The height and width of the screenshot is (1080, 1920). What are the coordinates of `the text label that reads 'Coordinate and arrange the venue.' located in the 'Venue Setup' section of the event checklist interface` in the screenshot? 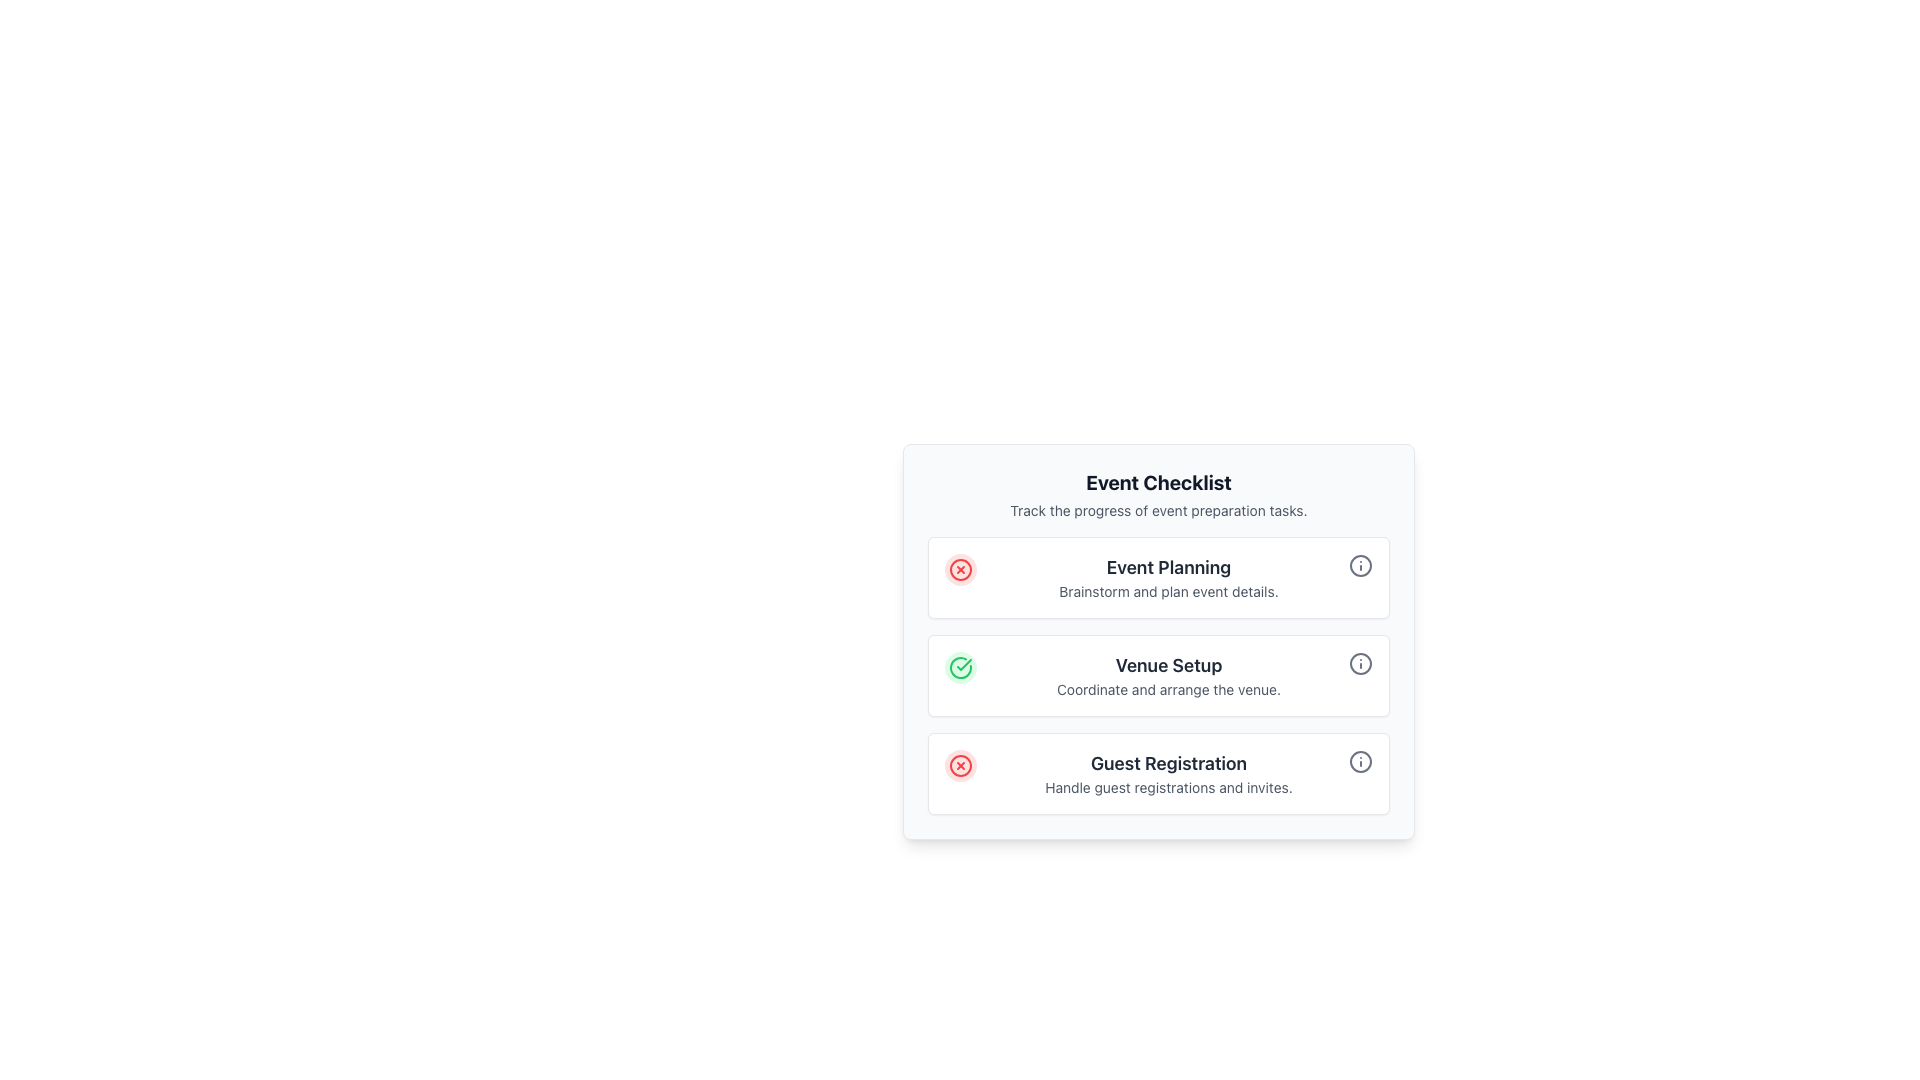 It's located at (1169, 689).